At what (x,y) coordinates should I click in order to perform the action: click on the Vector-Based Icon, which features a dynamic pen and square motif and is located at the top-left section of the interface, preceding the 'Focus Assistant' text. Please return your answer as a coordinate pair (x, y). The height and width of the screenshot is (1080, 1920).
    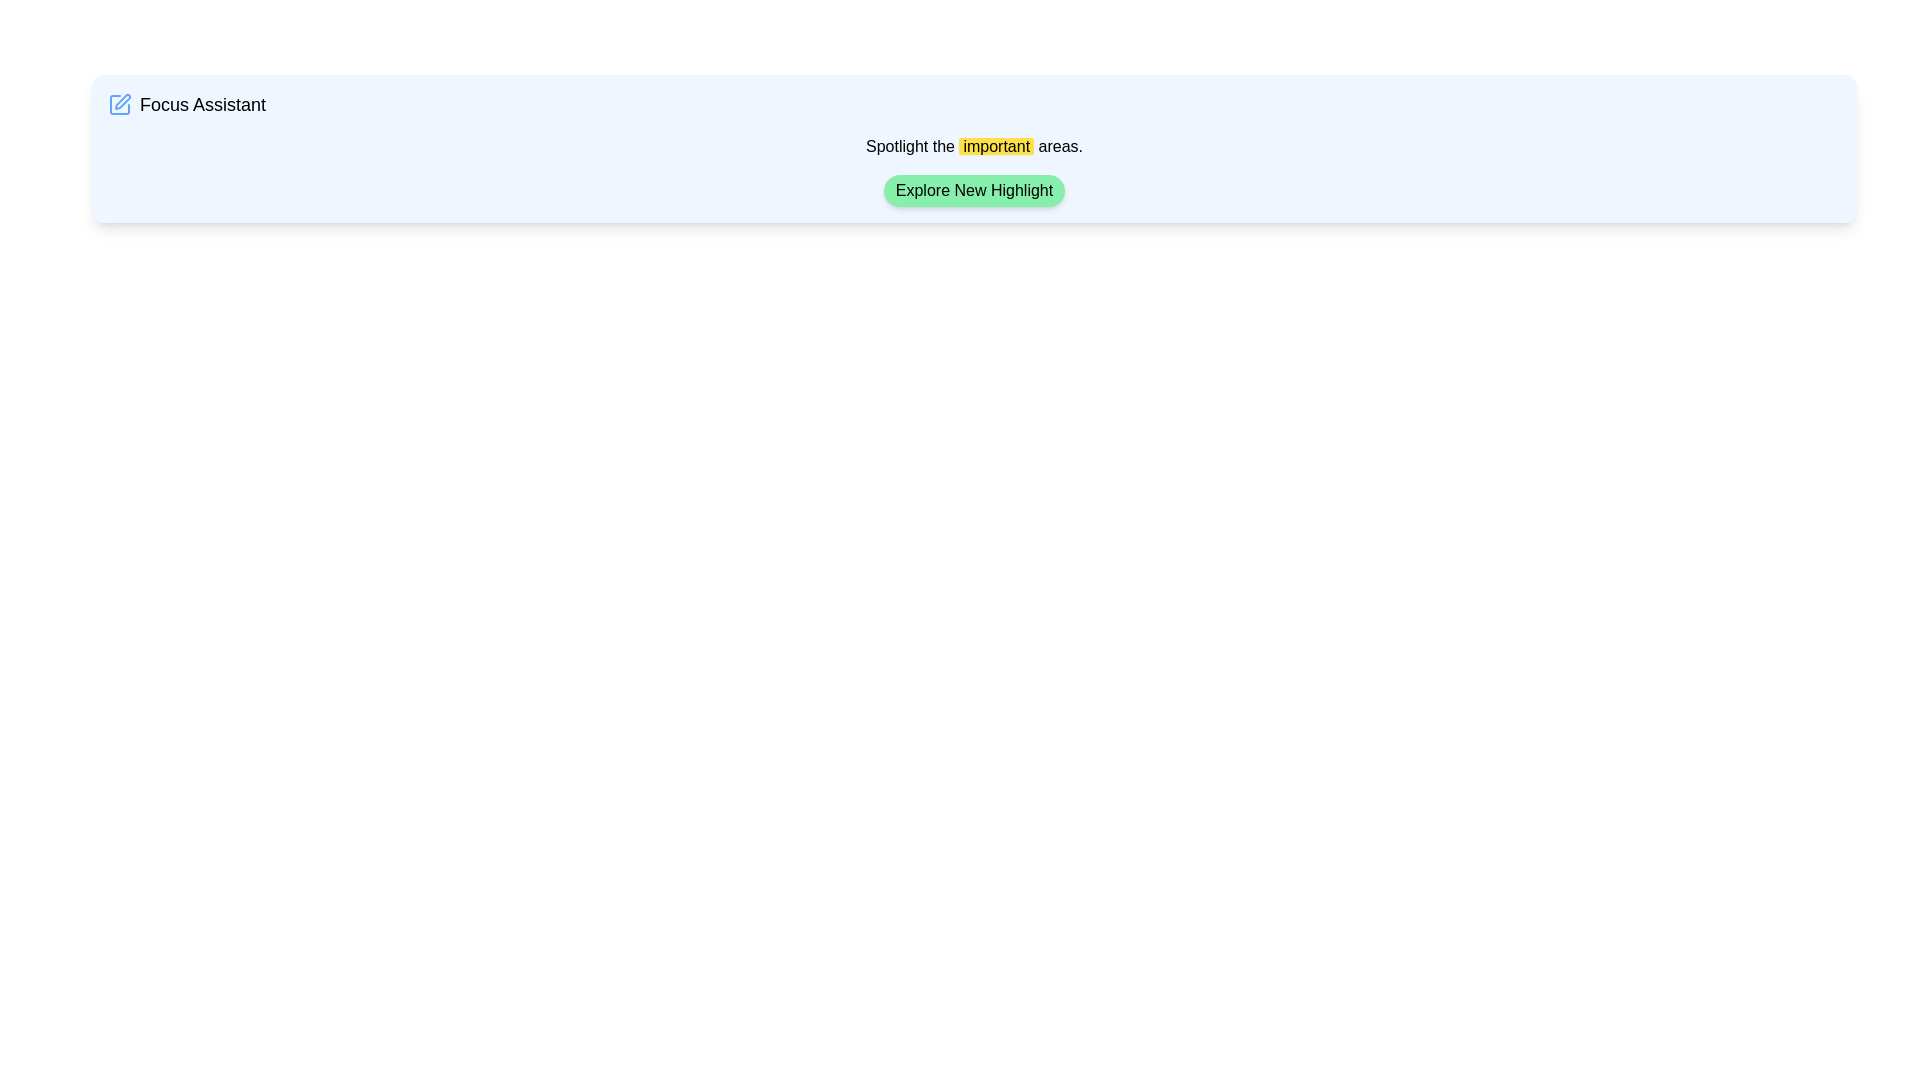
    Looking at the image, I should click on (122, 101).